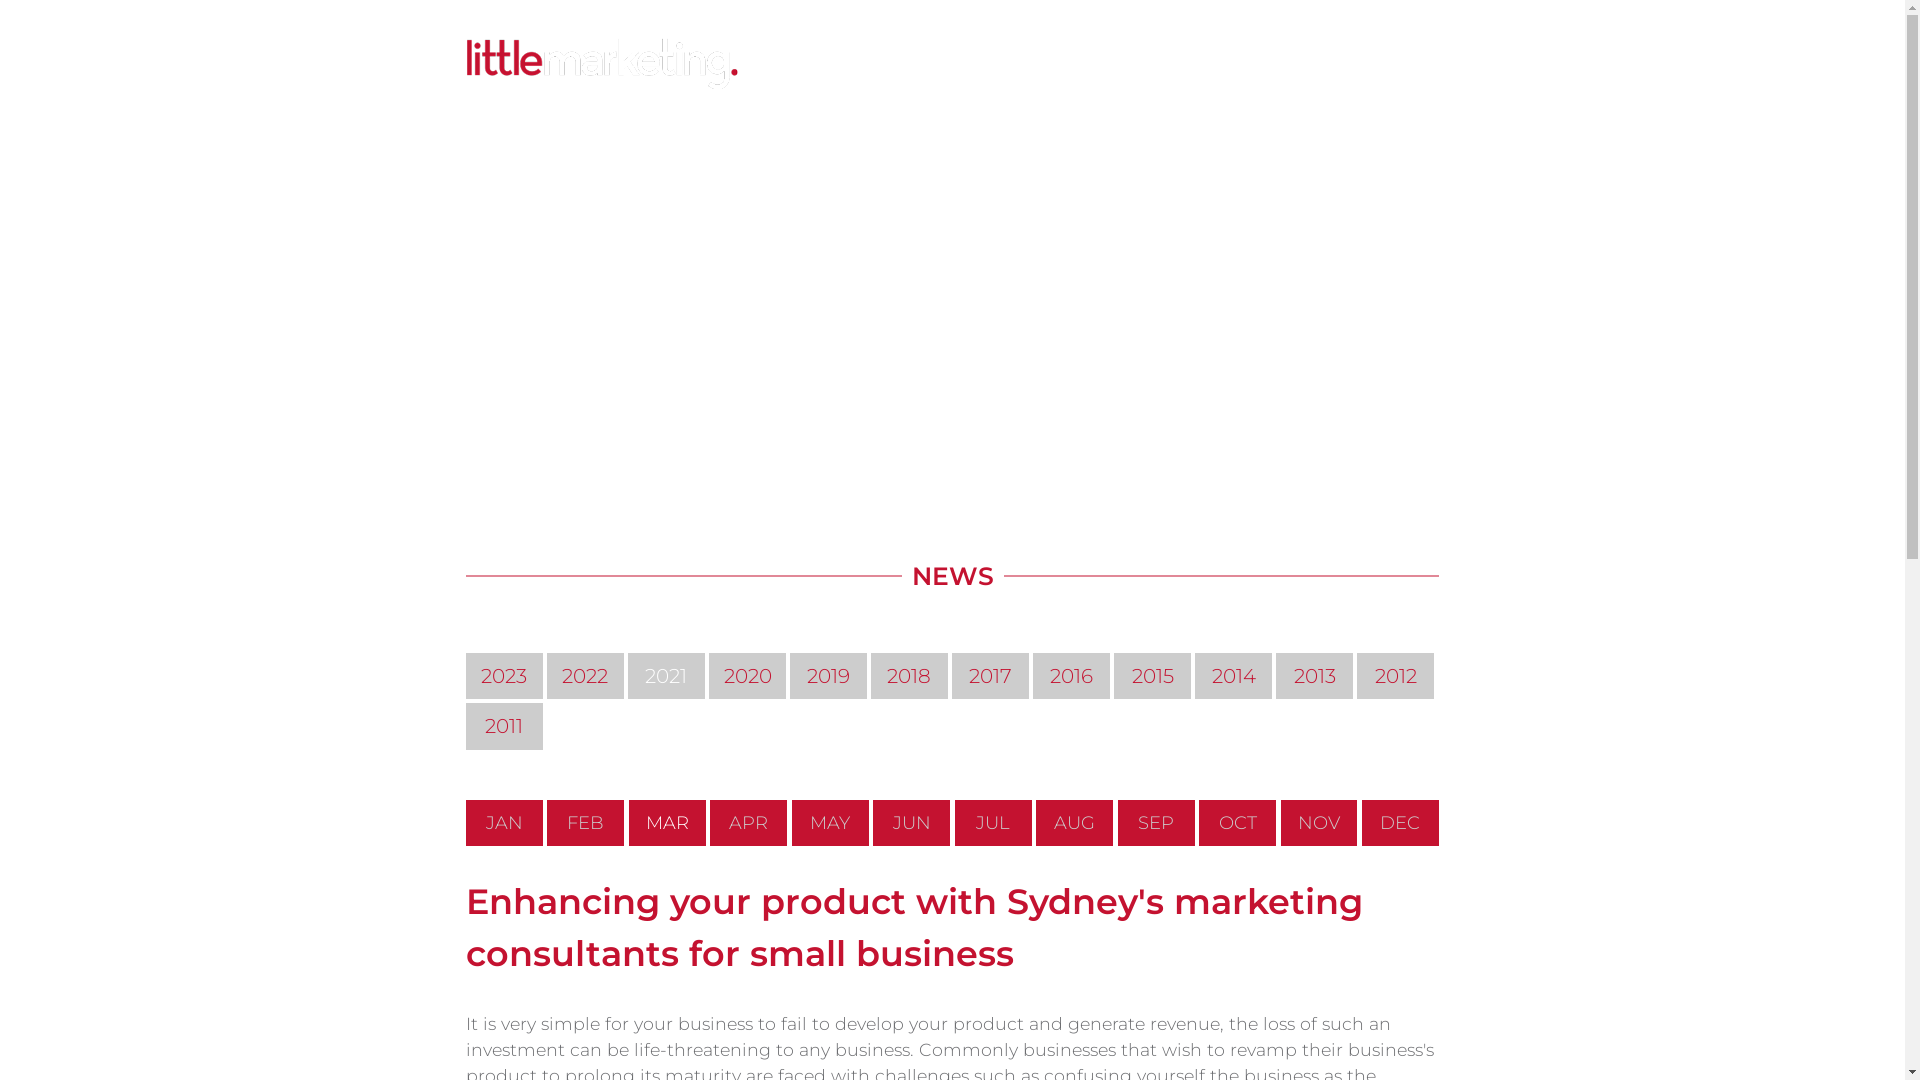 The image size is (1920, 1080). I want to click on 'APR', so click(747, 822).